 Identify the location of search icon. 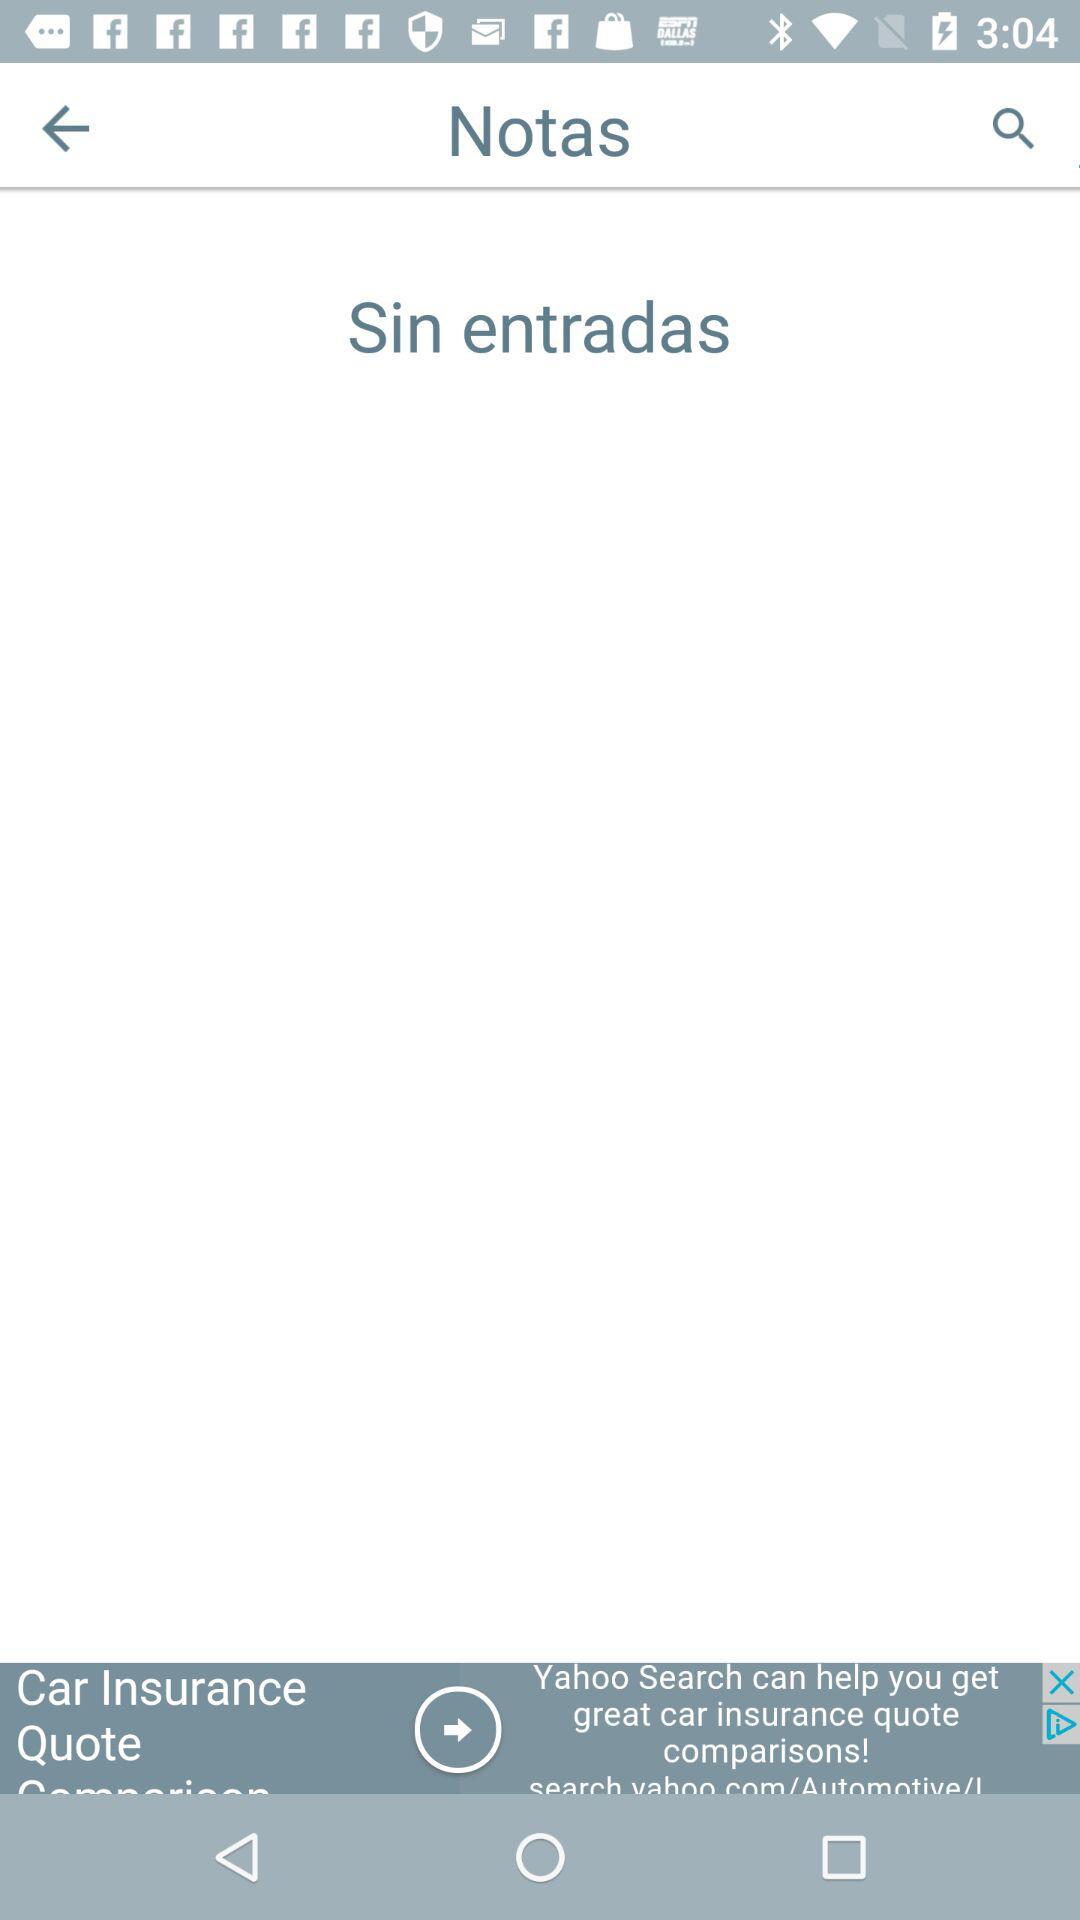
(1013, 127).